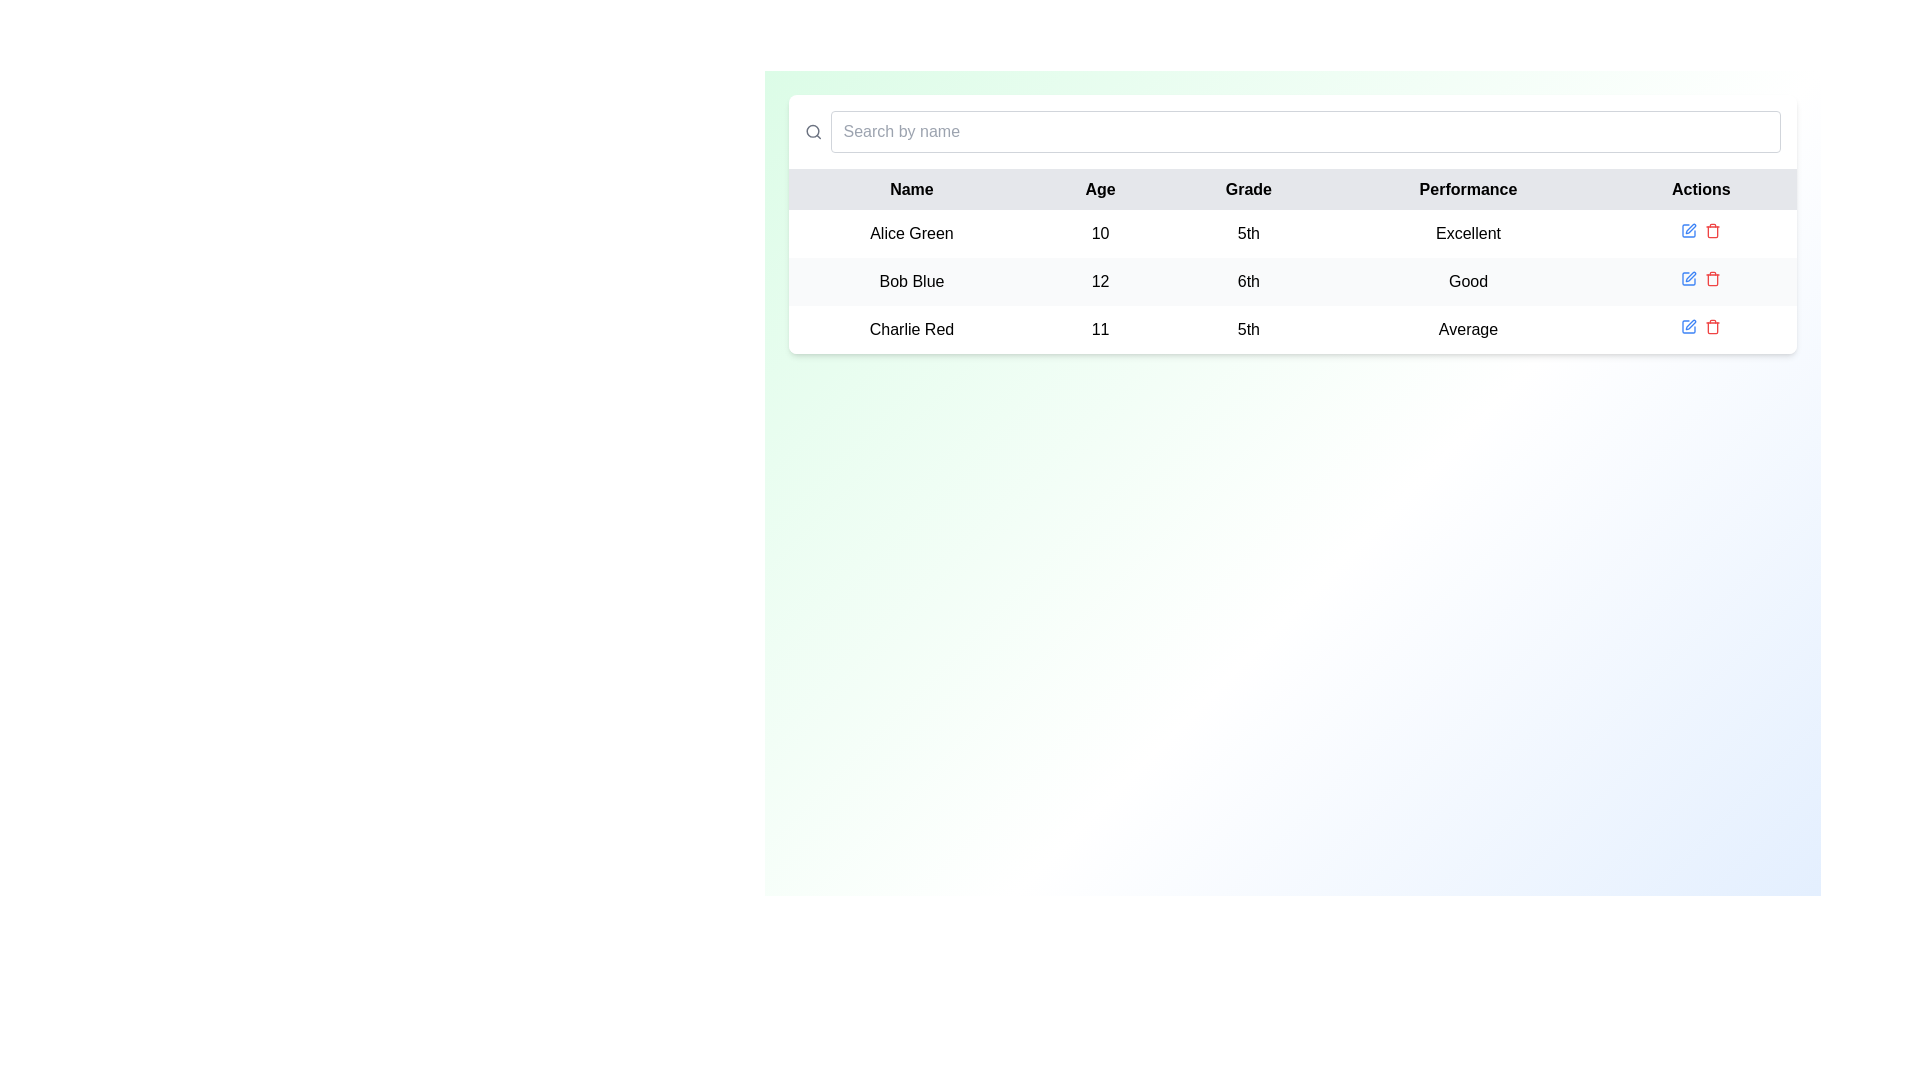 The height and width of the screenshot is (1080, 1920). Describe the element at coordinates (1247, 329) in the screenshot. I see `the non-interactive table cell displaying the grade for 'Charlie Red' in the third row of the table` at that location.